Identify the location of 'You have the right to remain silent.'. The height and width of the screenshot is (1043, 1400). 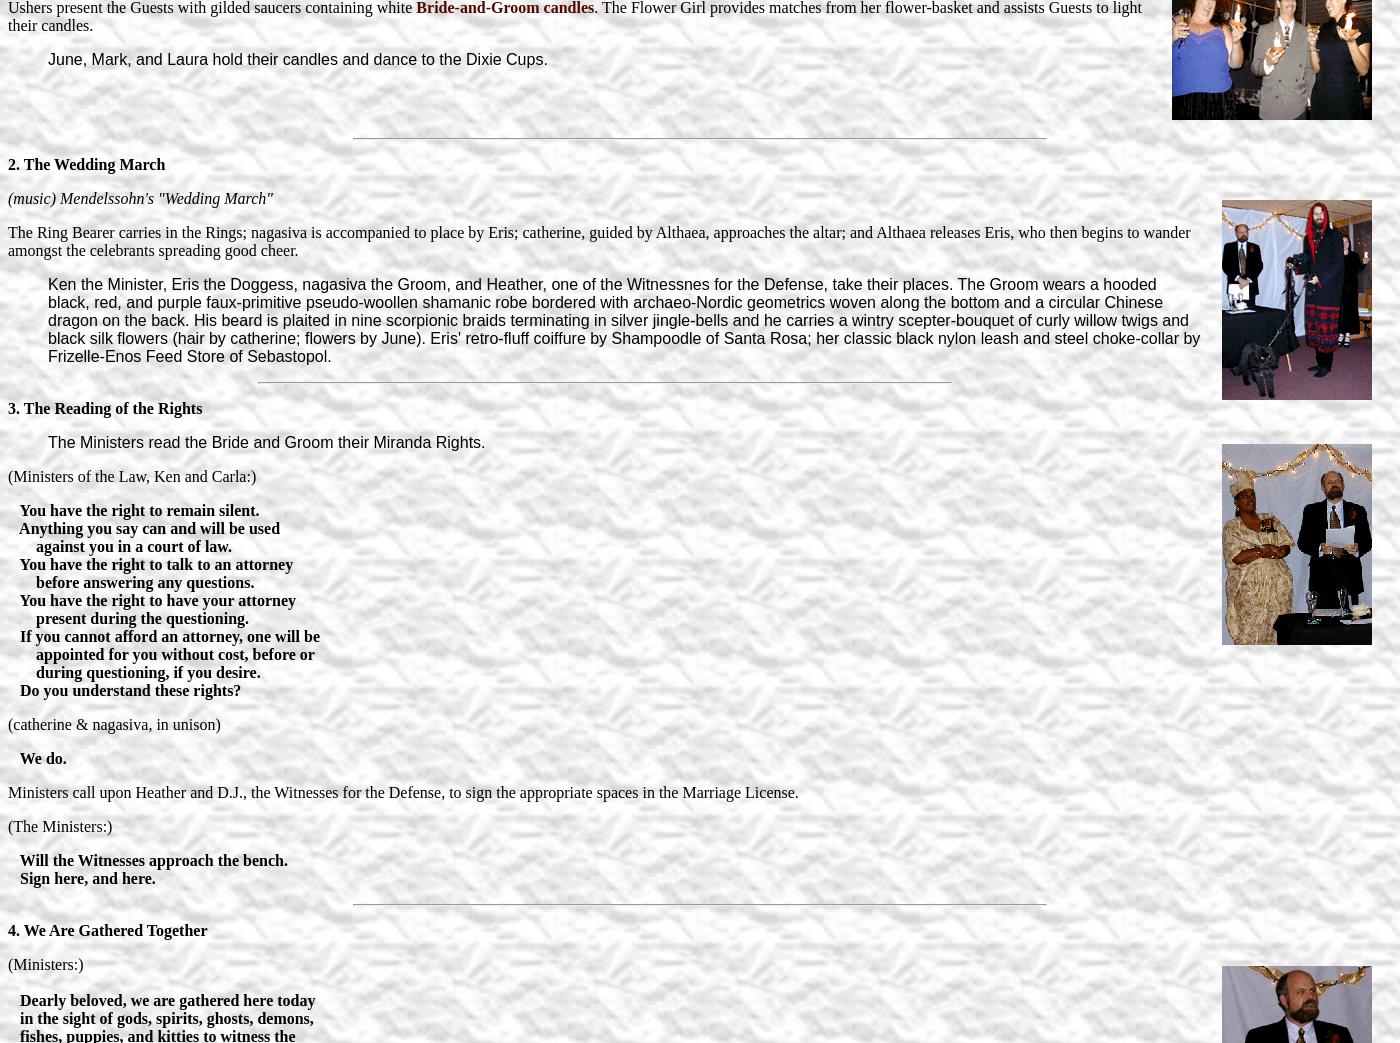
(133, 508).